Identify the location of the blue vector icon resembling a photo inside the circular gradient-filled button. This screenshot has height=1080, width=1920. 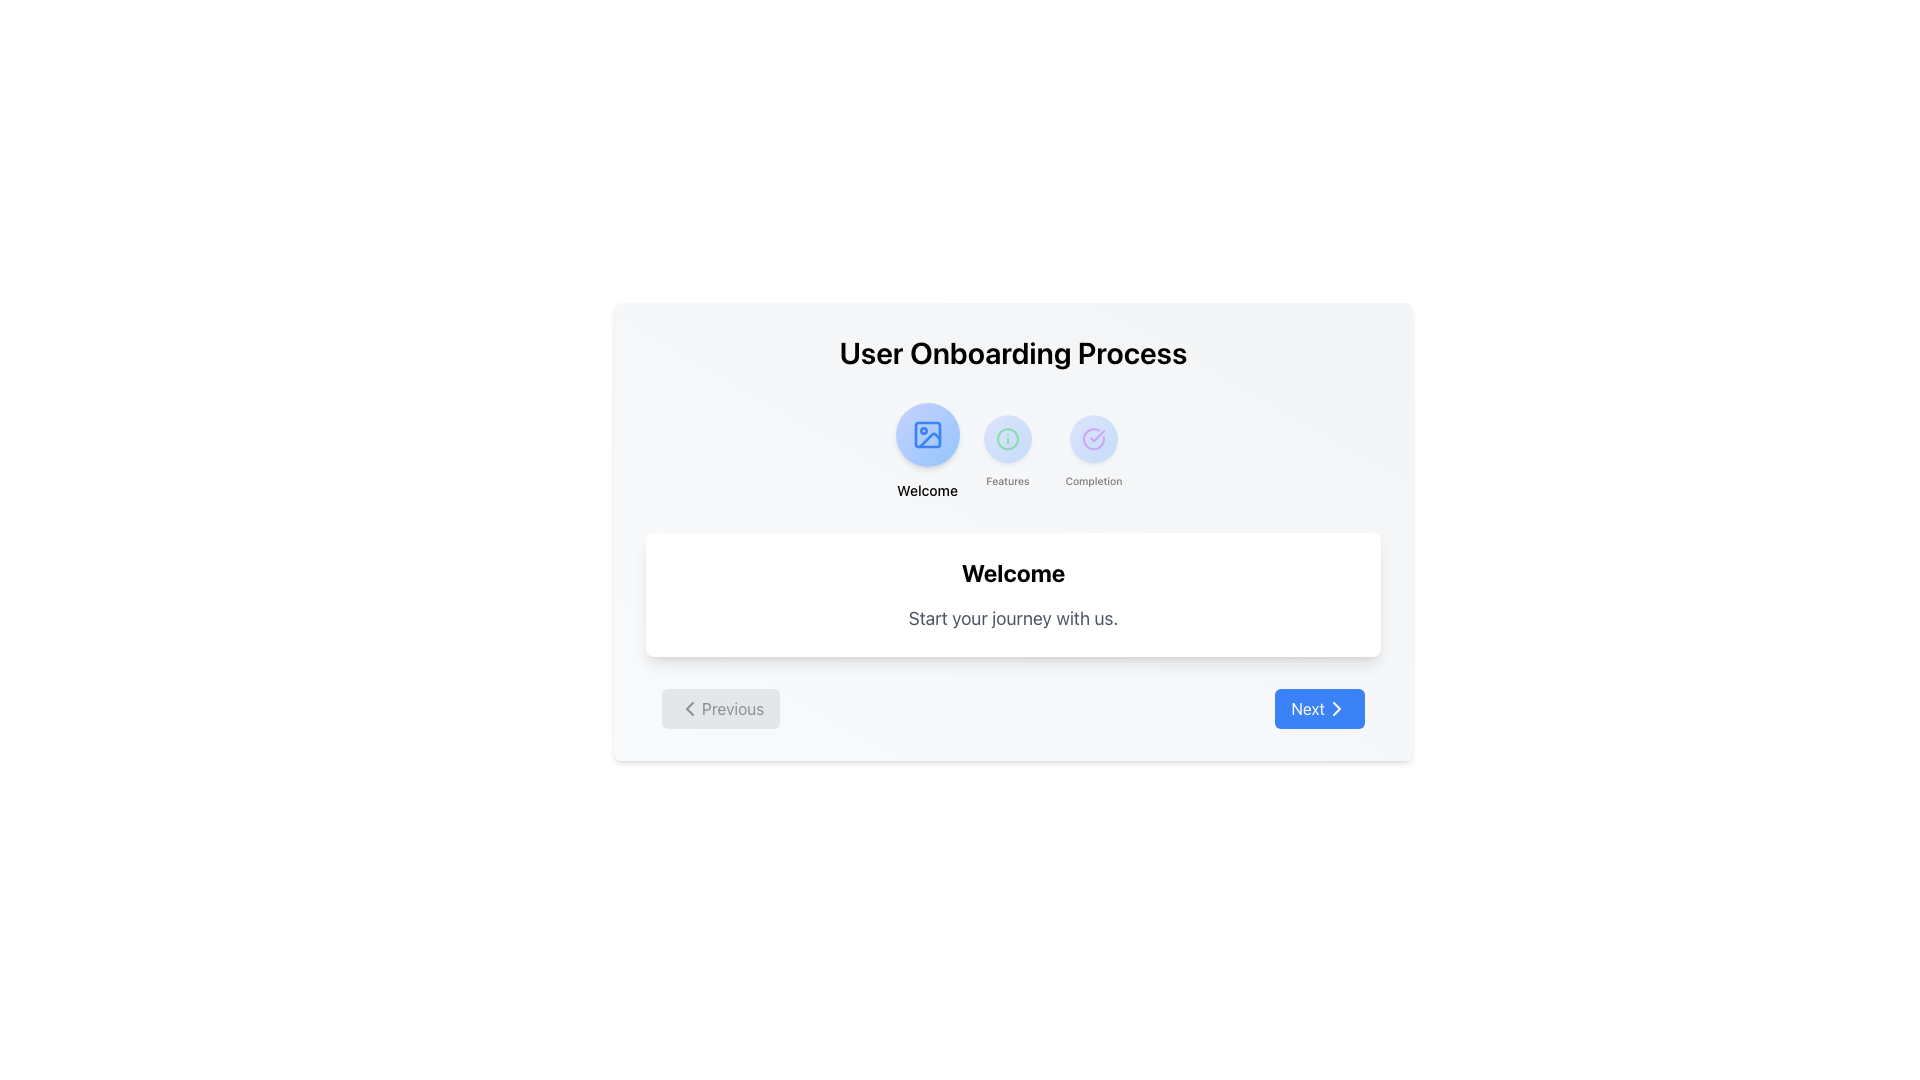
(926, 434).